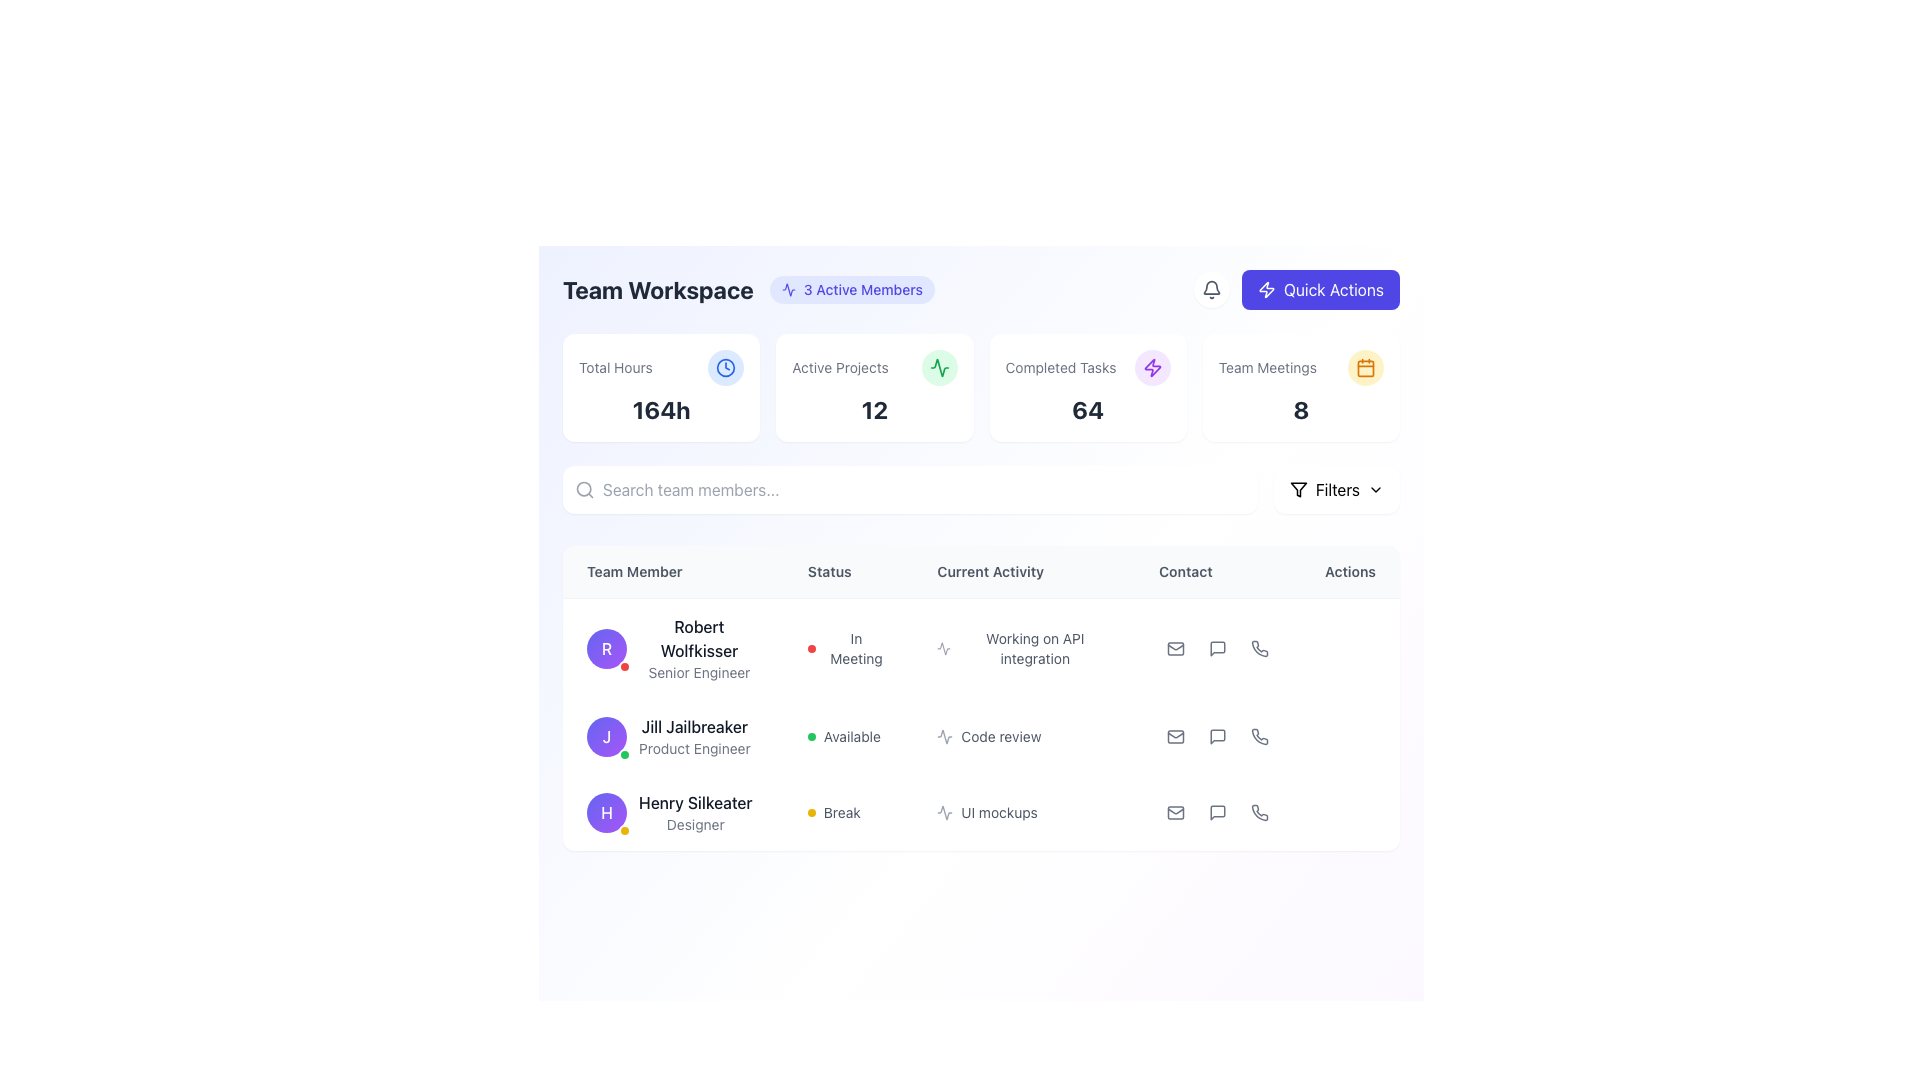  I want to click on the circular icon with a light blue background and a clock symbol, which is located in the top right of the 'Total Hours' information card, so click(725, 367).